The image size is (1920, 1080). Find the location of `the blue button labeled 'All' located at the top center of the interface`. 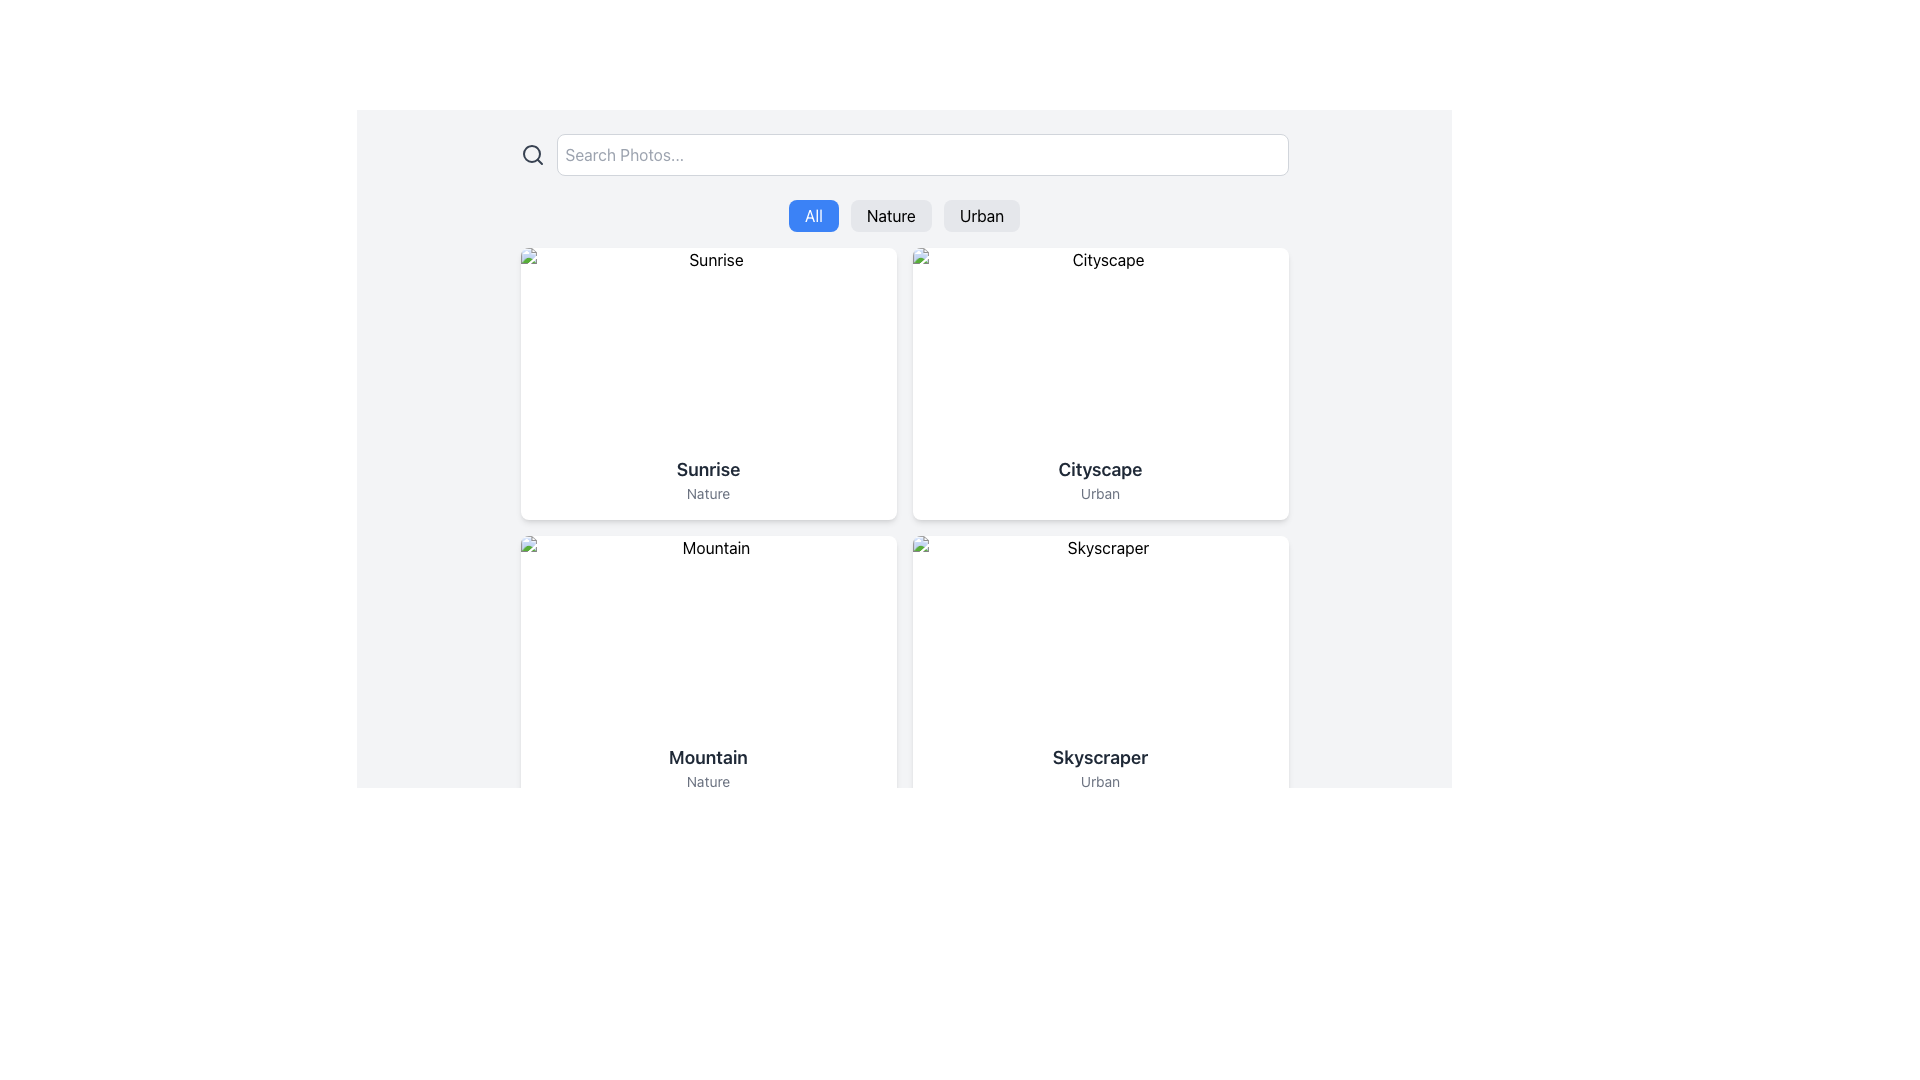

the blue button labeled 'All' located at the top center of the interface is located at coordinates (813, 216).